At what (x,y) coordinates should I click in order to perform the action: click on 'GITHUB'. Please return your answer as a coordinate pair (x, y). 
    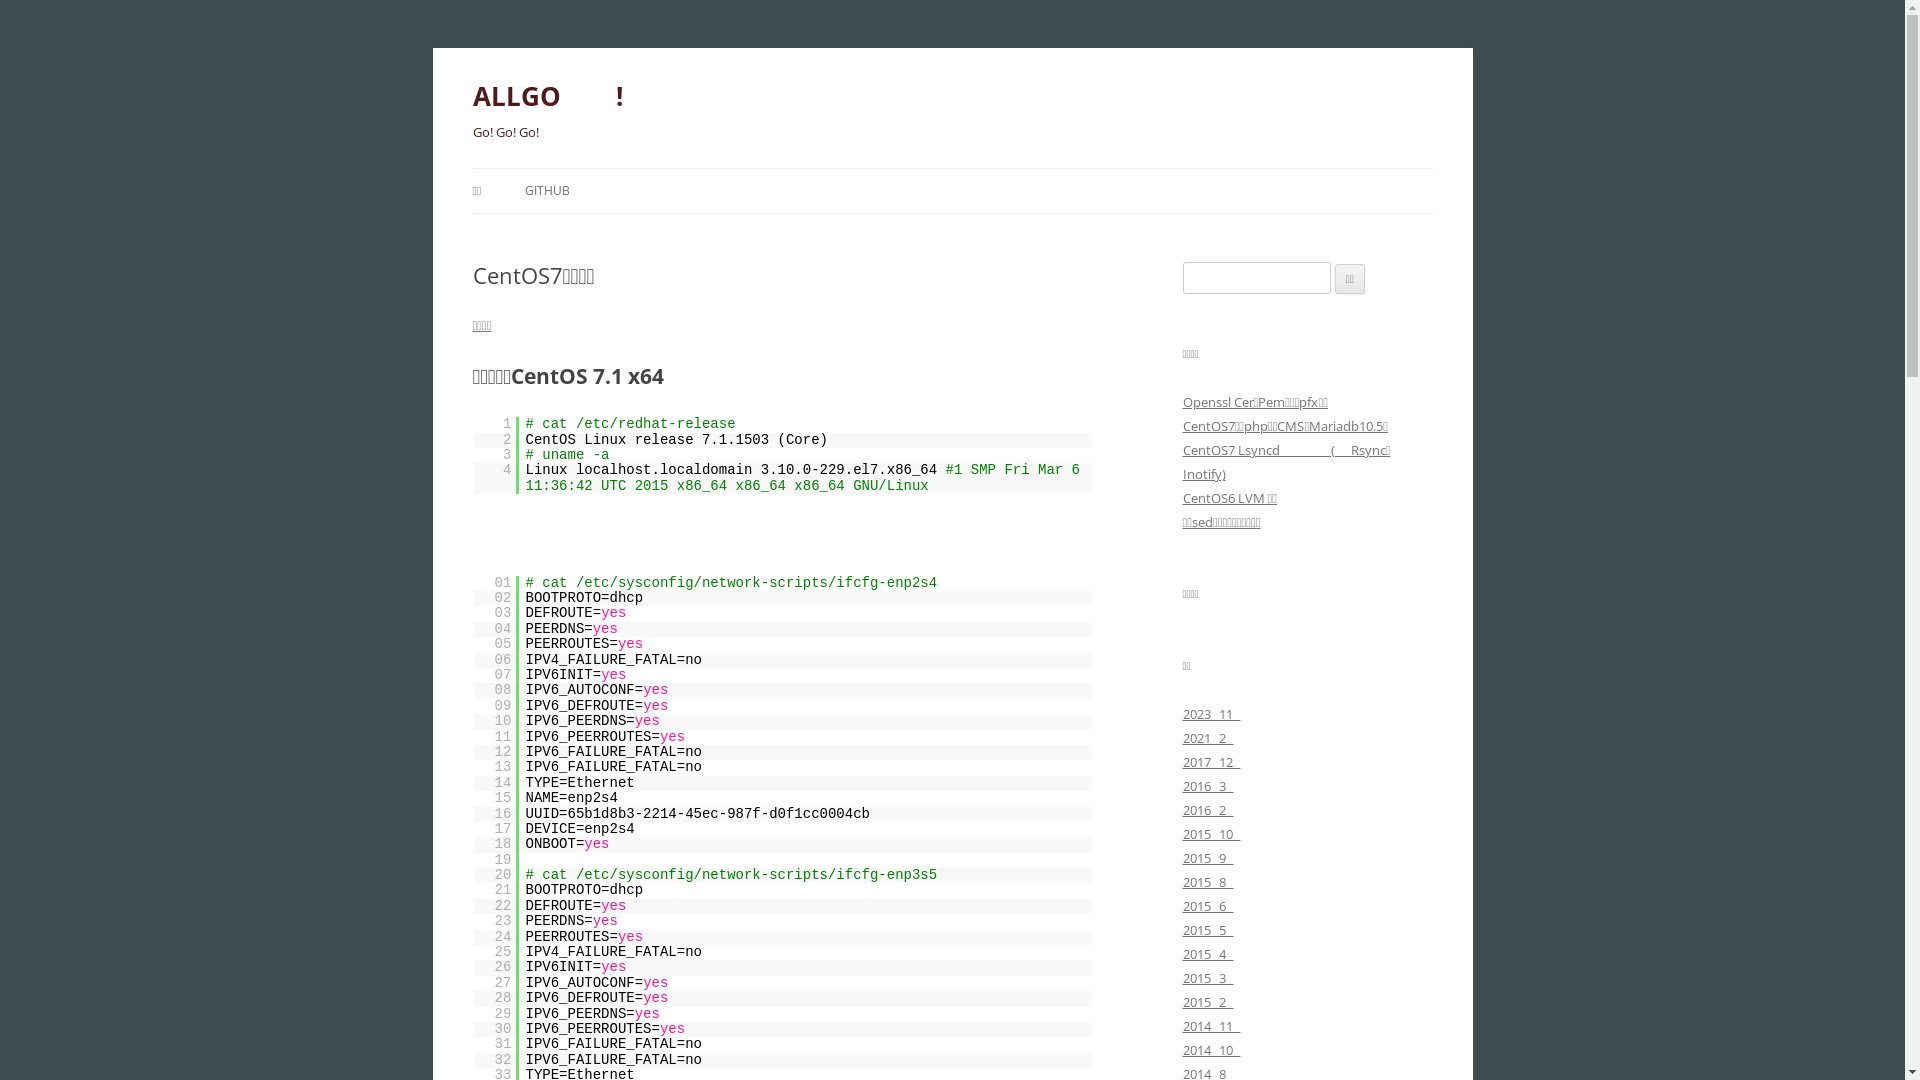
    Looking at the image, I should click on (547, 191).